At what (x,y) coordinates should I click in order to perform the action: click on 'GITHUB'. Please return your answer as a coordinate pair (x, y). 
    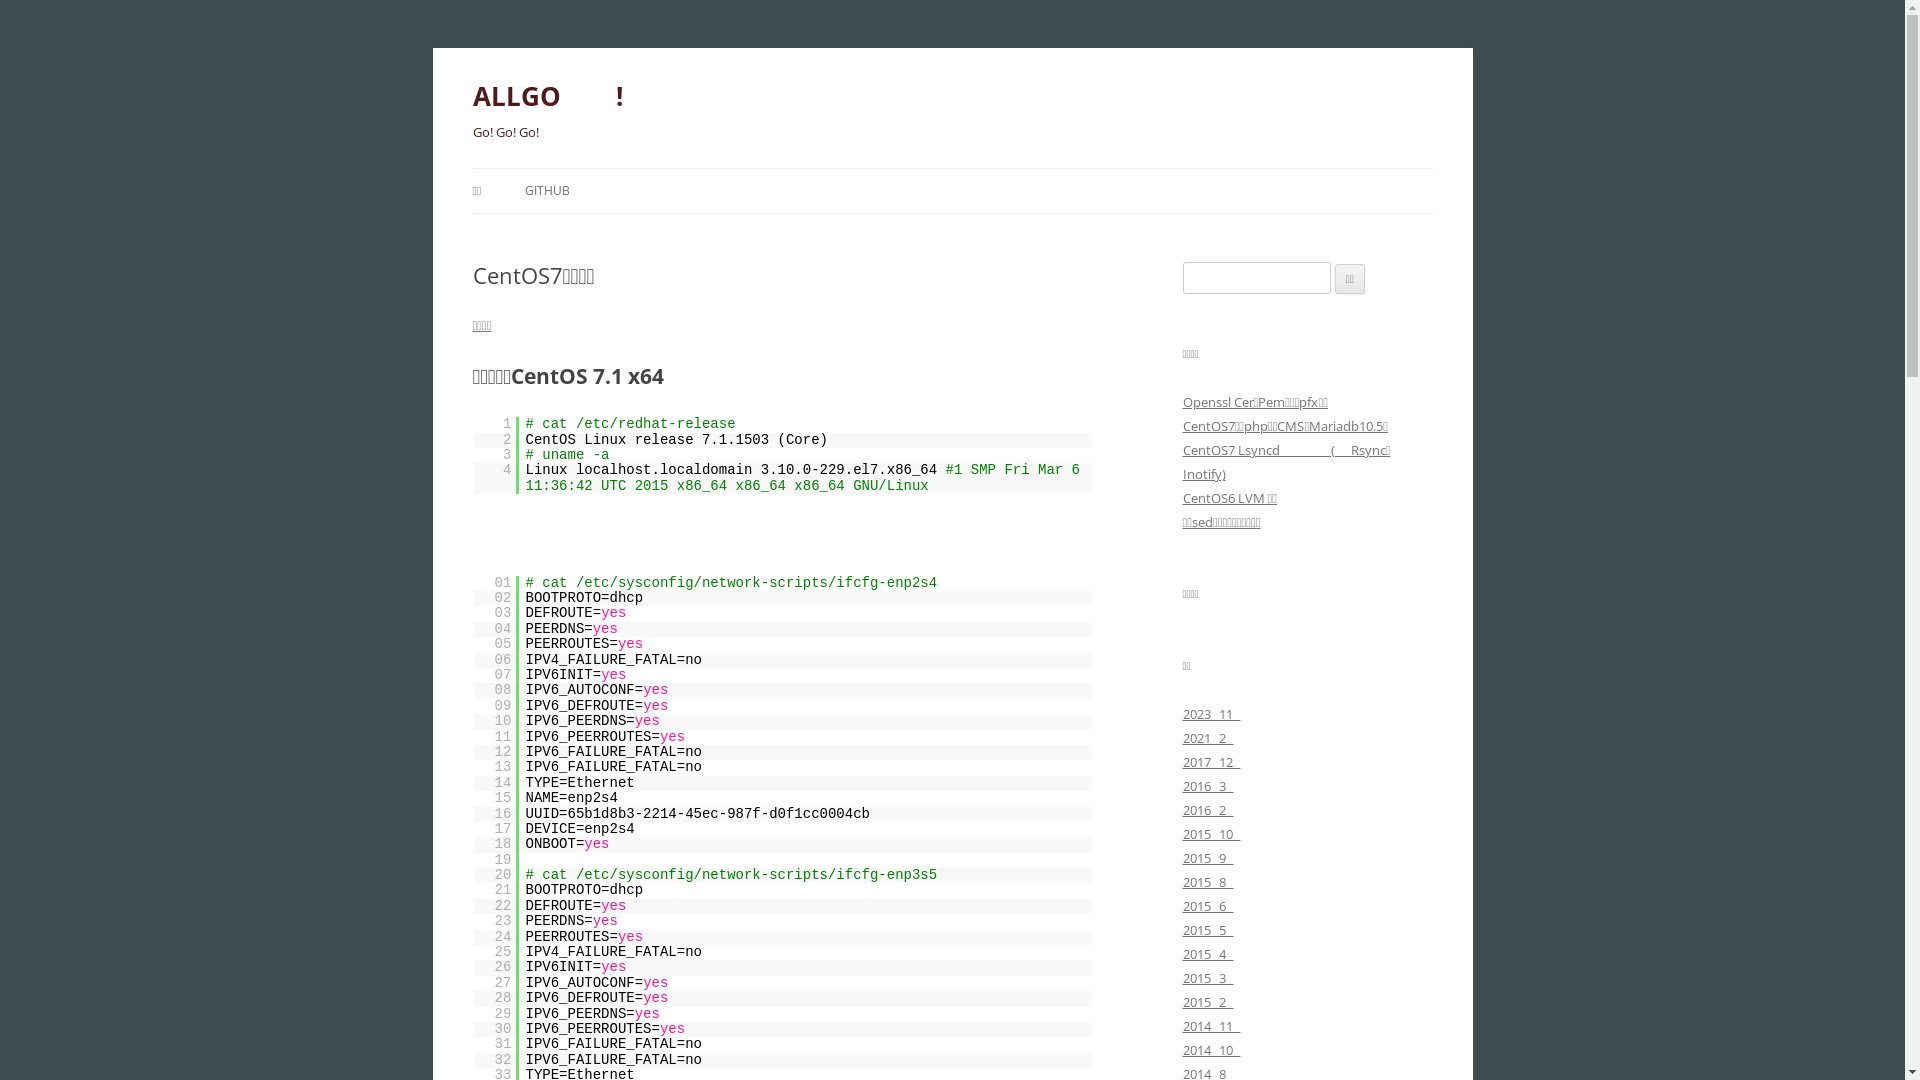
    Looking at the image, I should click on (547, 191).